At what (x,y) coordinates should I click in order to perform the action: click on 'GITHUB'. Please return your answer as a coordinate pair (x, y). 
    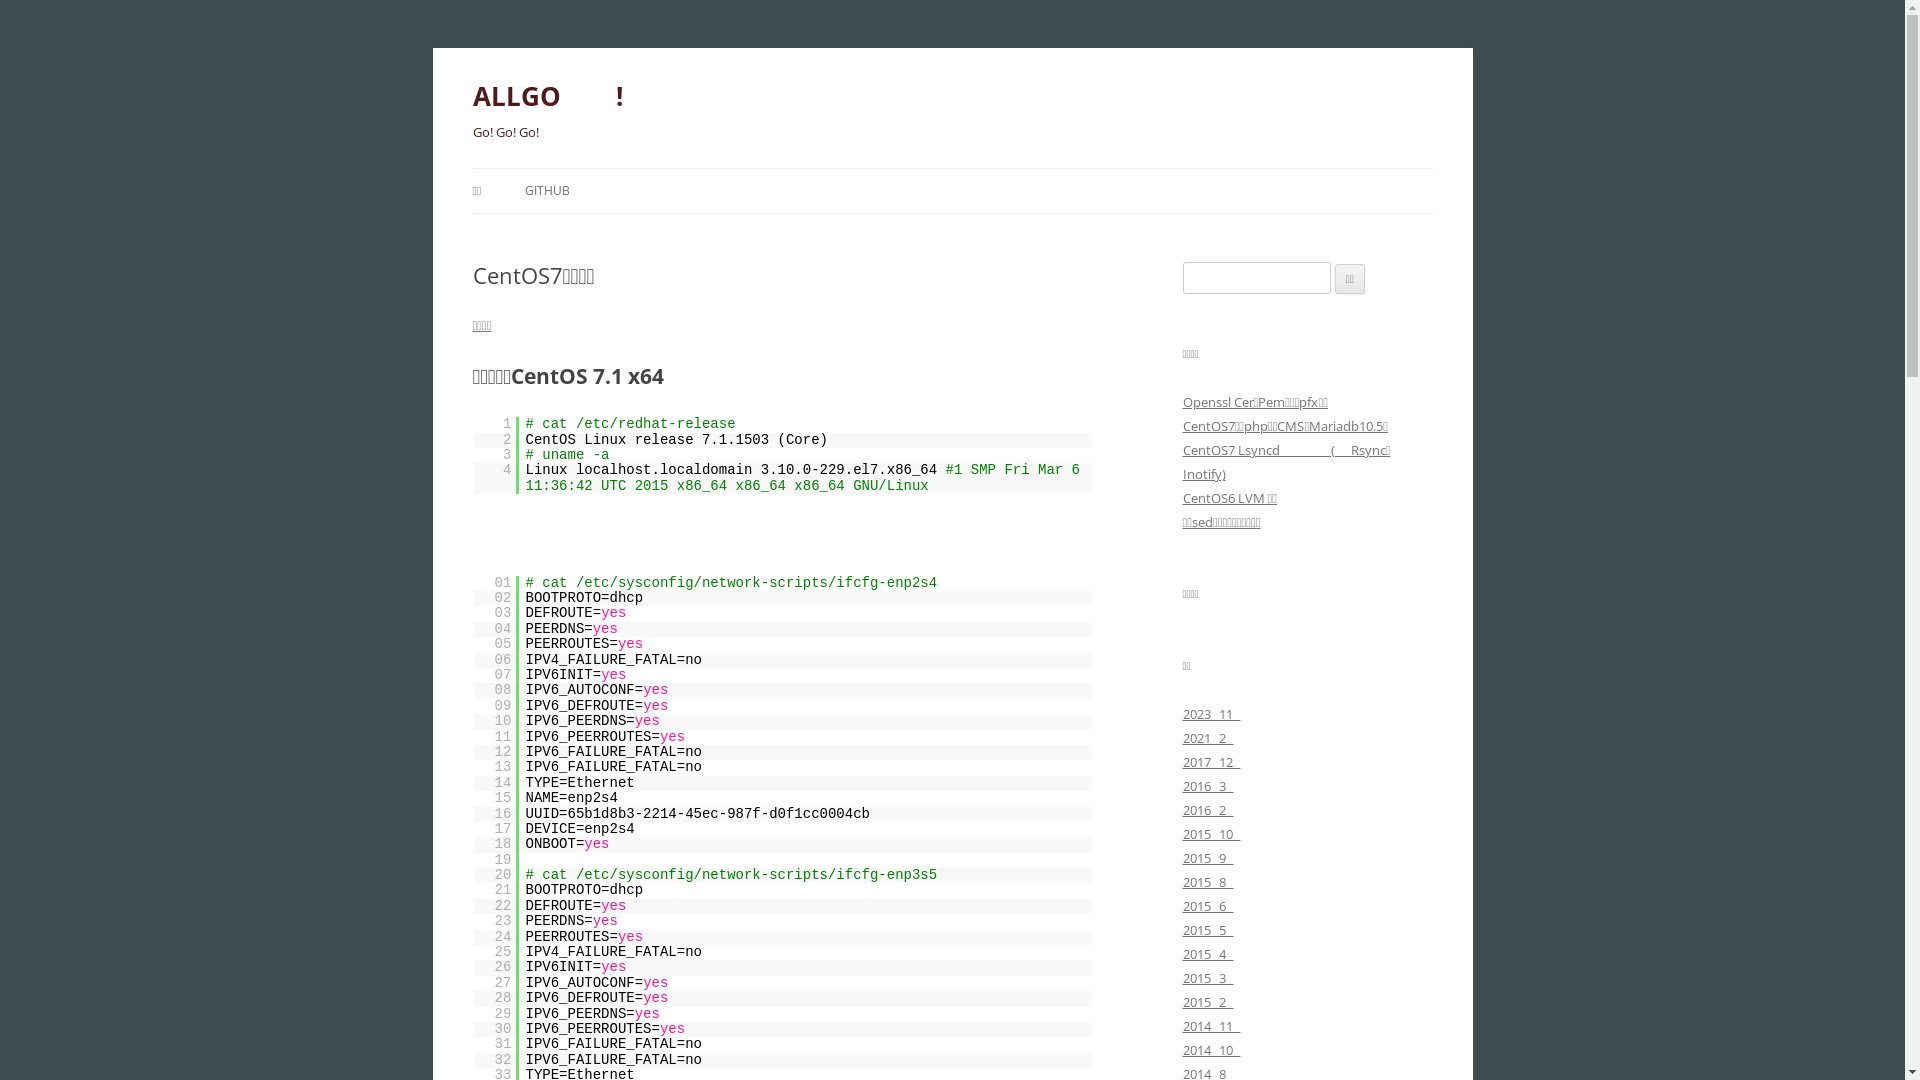
    Looking at the image, I should click on (547, 191).